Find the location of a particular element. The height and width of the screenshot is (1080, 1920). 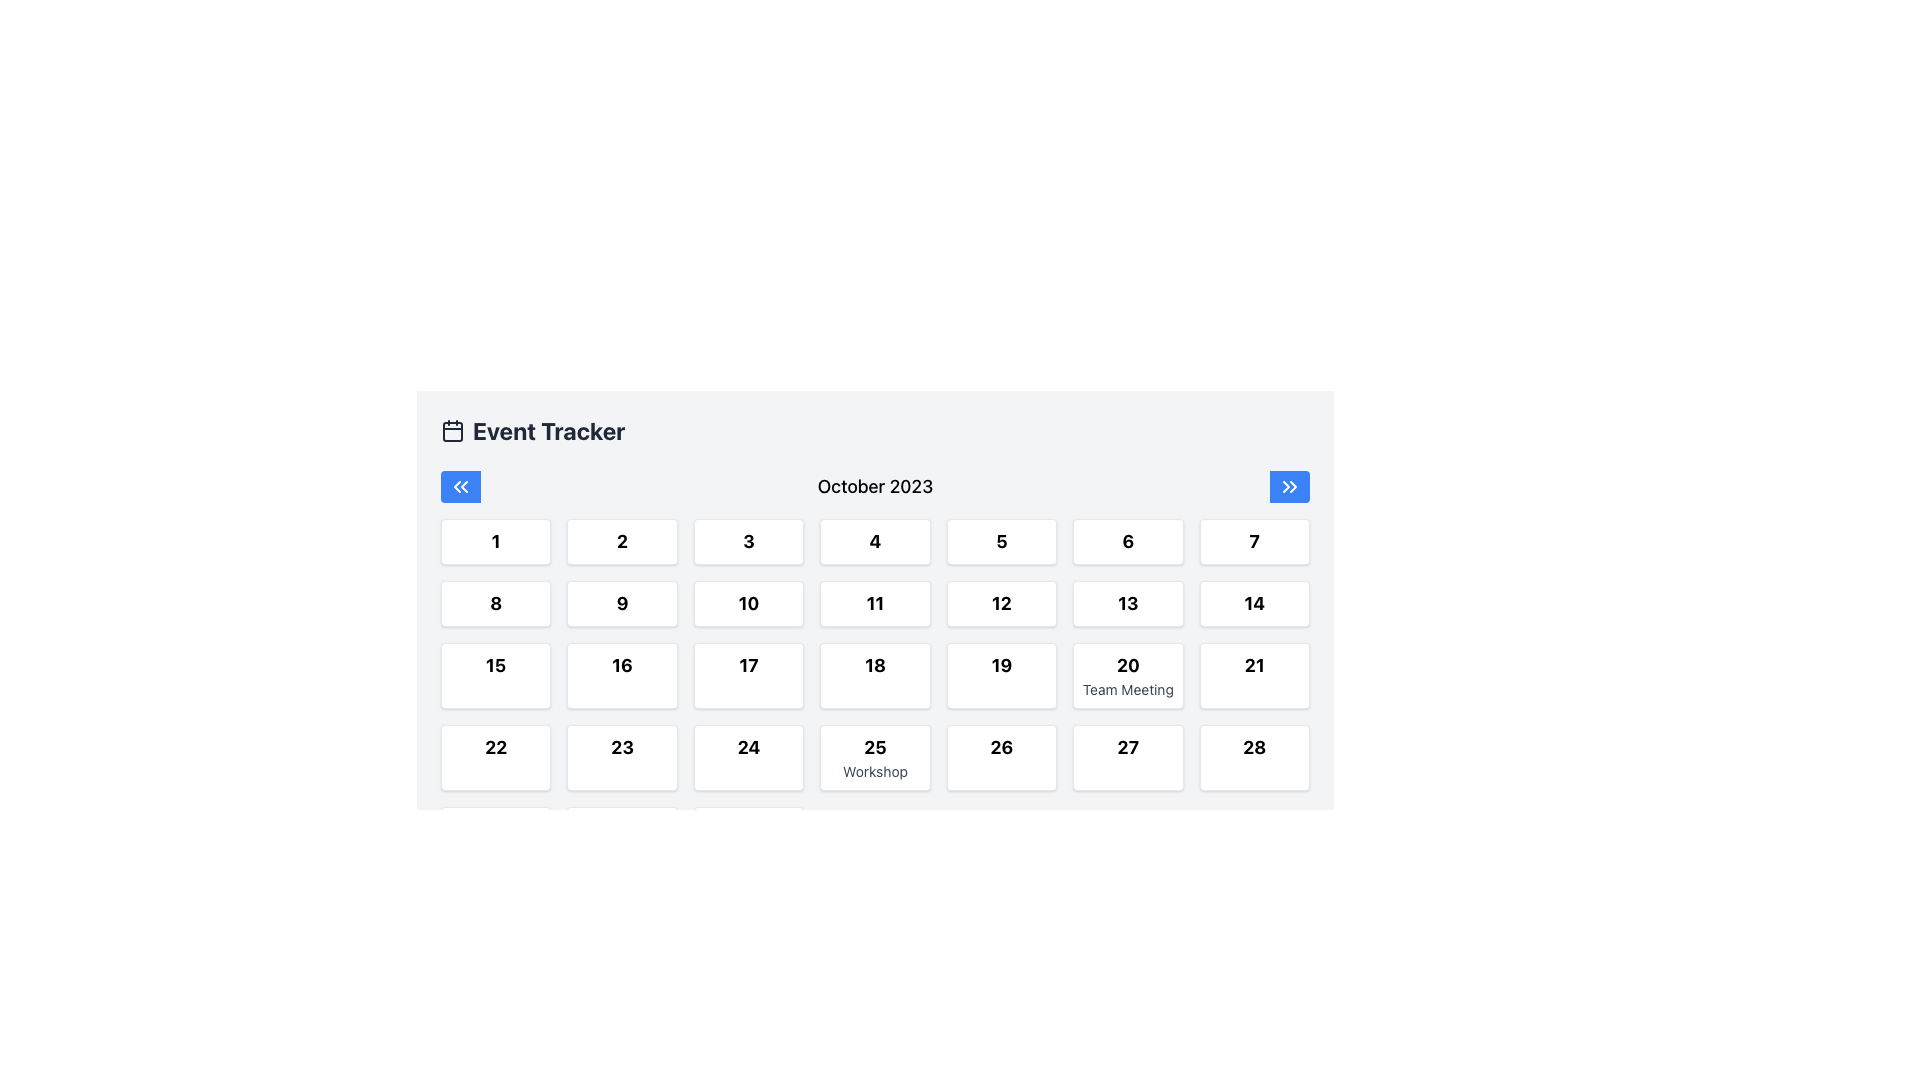

the specific cell is located at coordinates (875, 685).